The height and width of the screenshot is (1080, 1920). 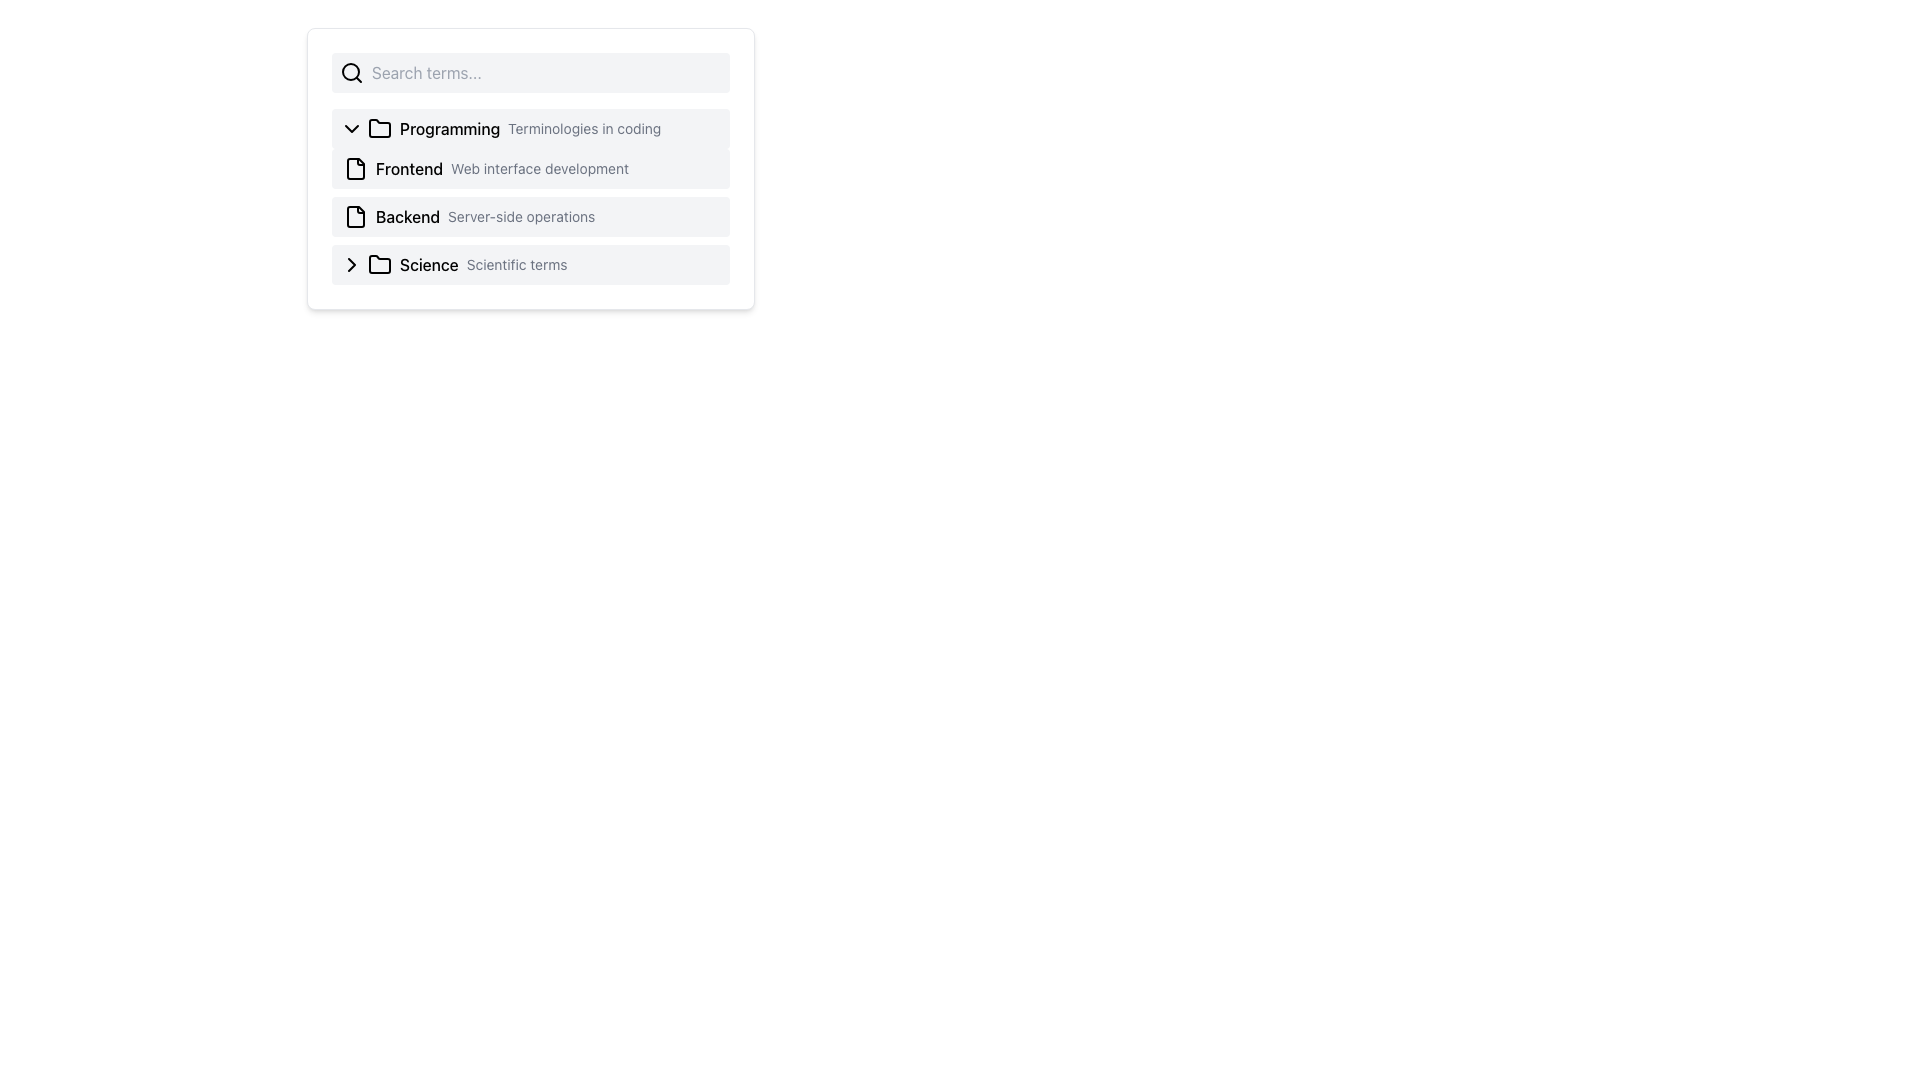 I want to click on the chevron icon located to the far-left of the row labeled 'Science Scientific terms', so click(x=351, y=264).